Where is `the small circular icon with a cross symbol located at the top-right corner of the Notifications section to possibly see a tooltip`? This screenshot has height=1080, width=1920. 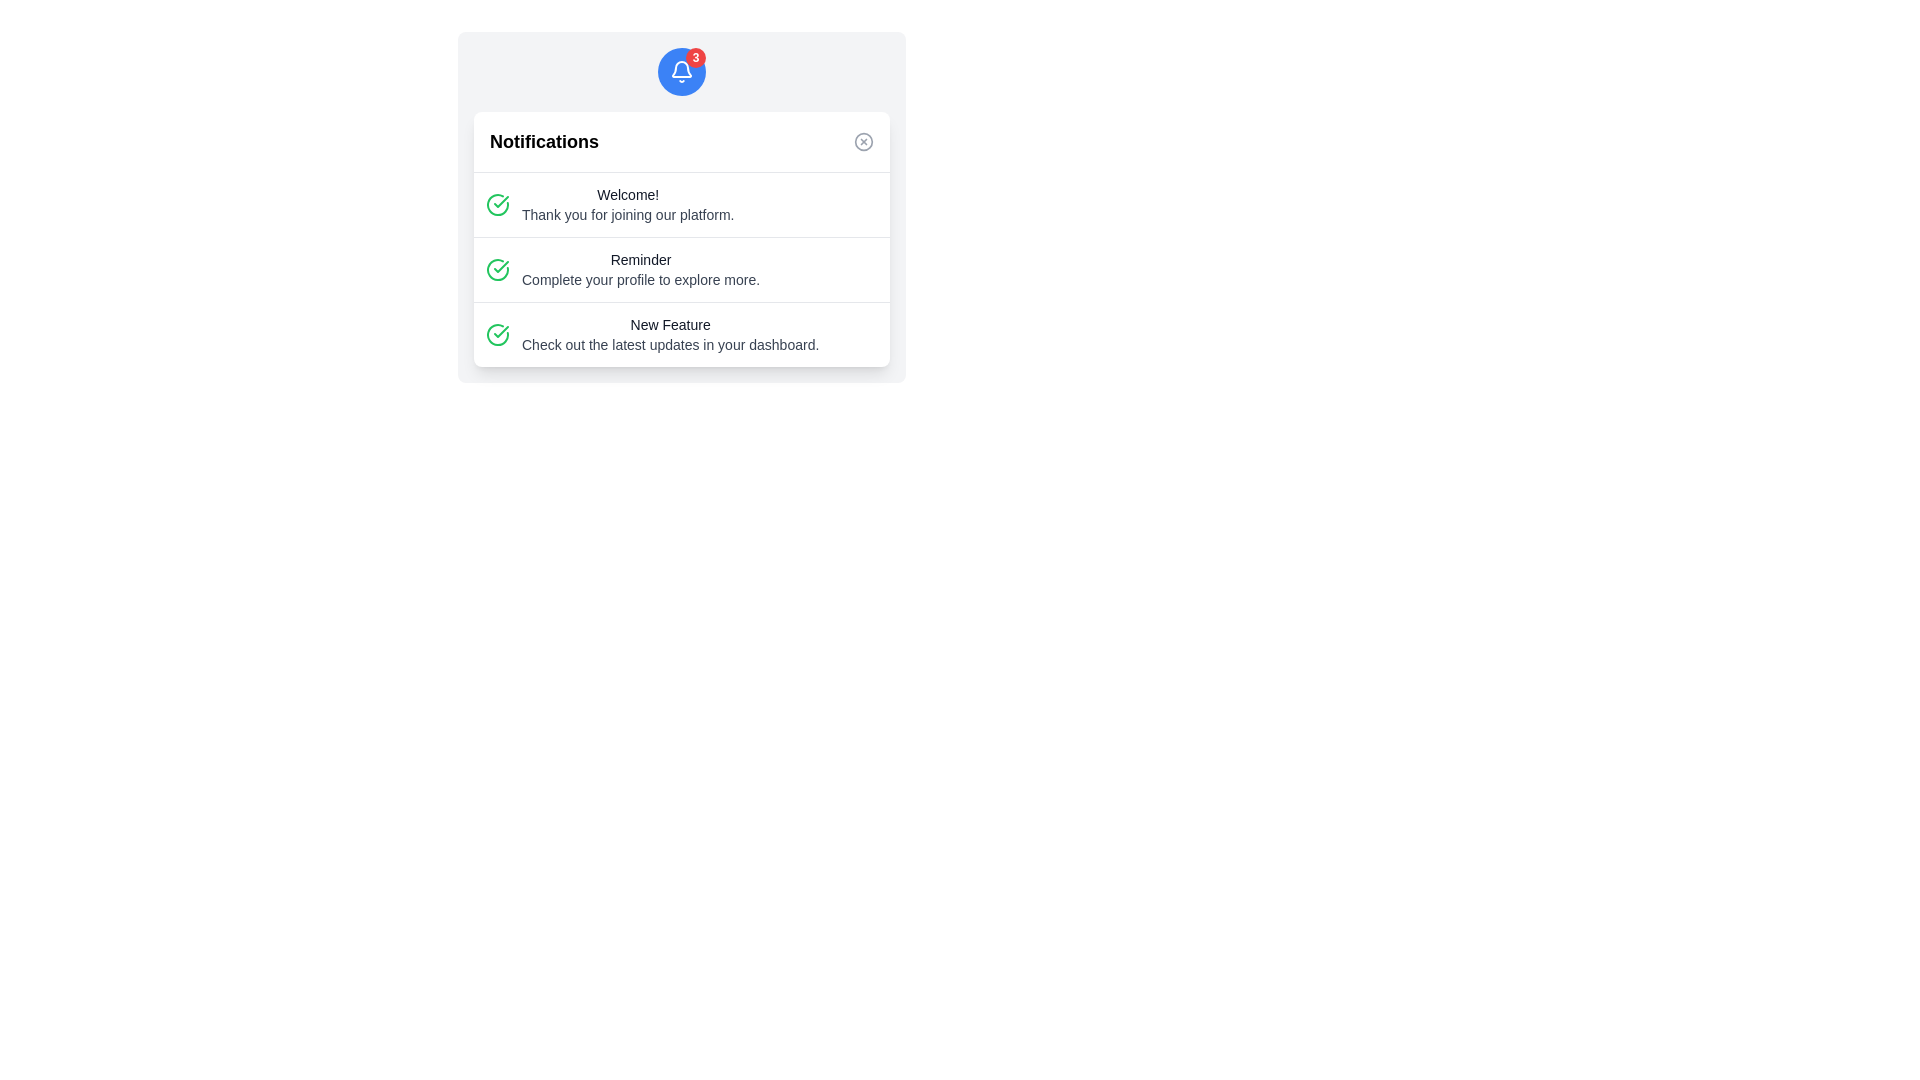
the small circular icon with a cross symbol located at the top-right corner of the Notifications section to possibly see a tooltip is located at coordinates (864, 141).